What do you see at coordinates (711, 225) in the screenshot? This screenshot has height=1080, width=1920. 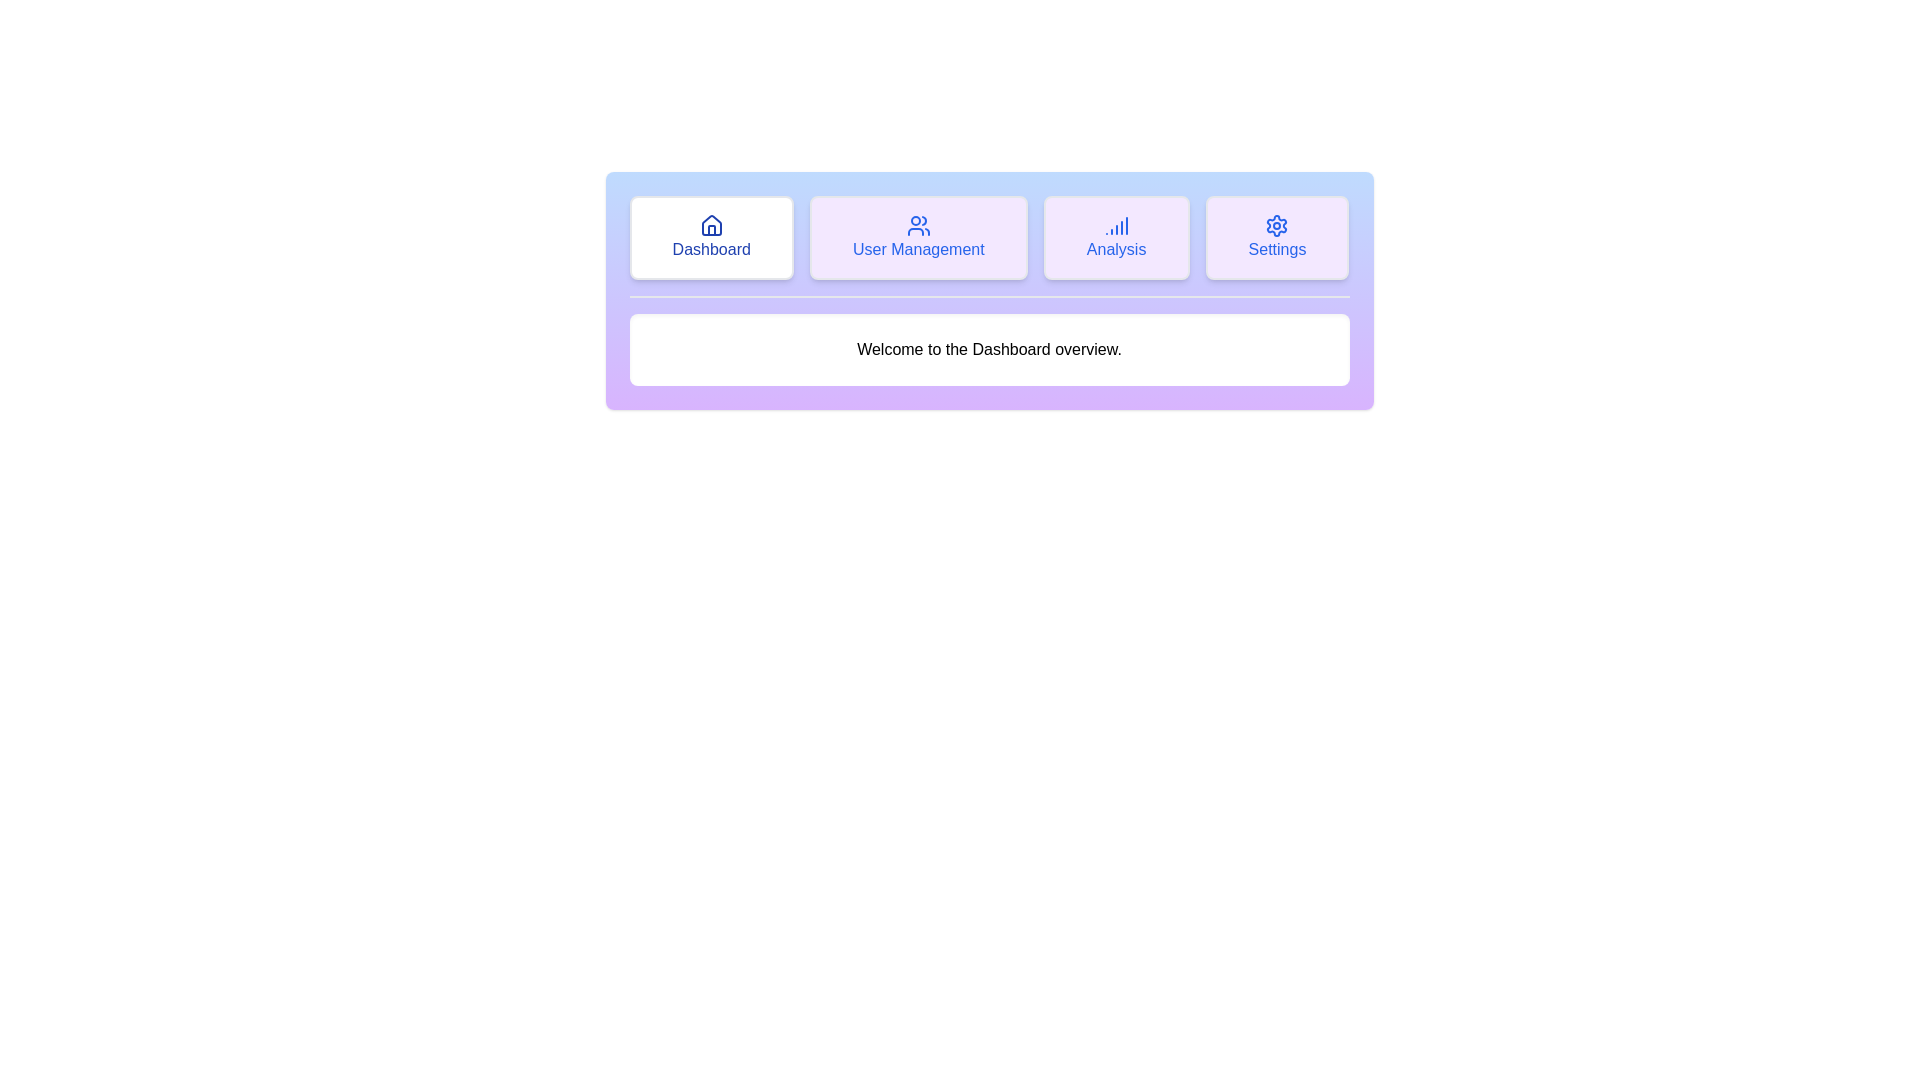 I see `the house-shaped icon in the 'Dashboard' section, which has a distinct roof and door lines, styled with a simple stroke design` at bounding box center [711, 225].